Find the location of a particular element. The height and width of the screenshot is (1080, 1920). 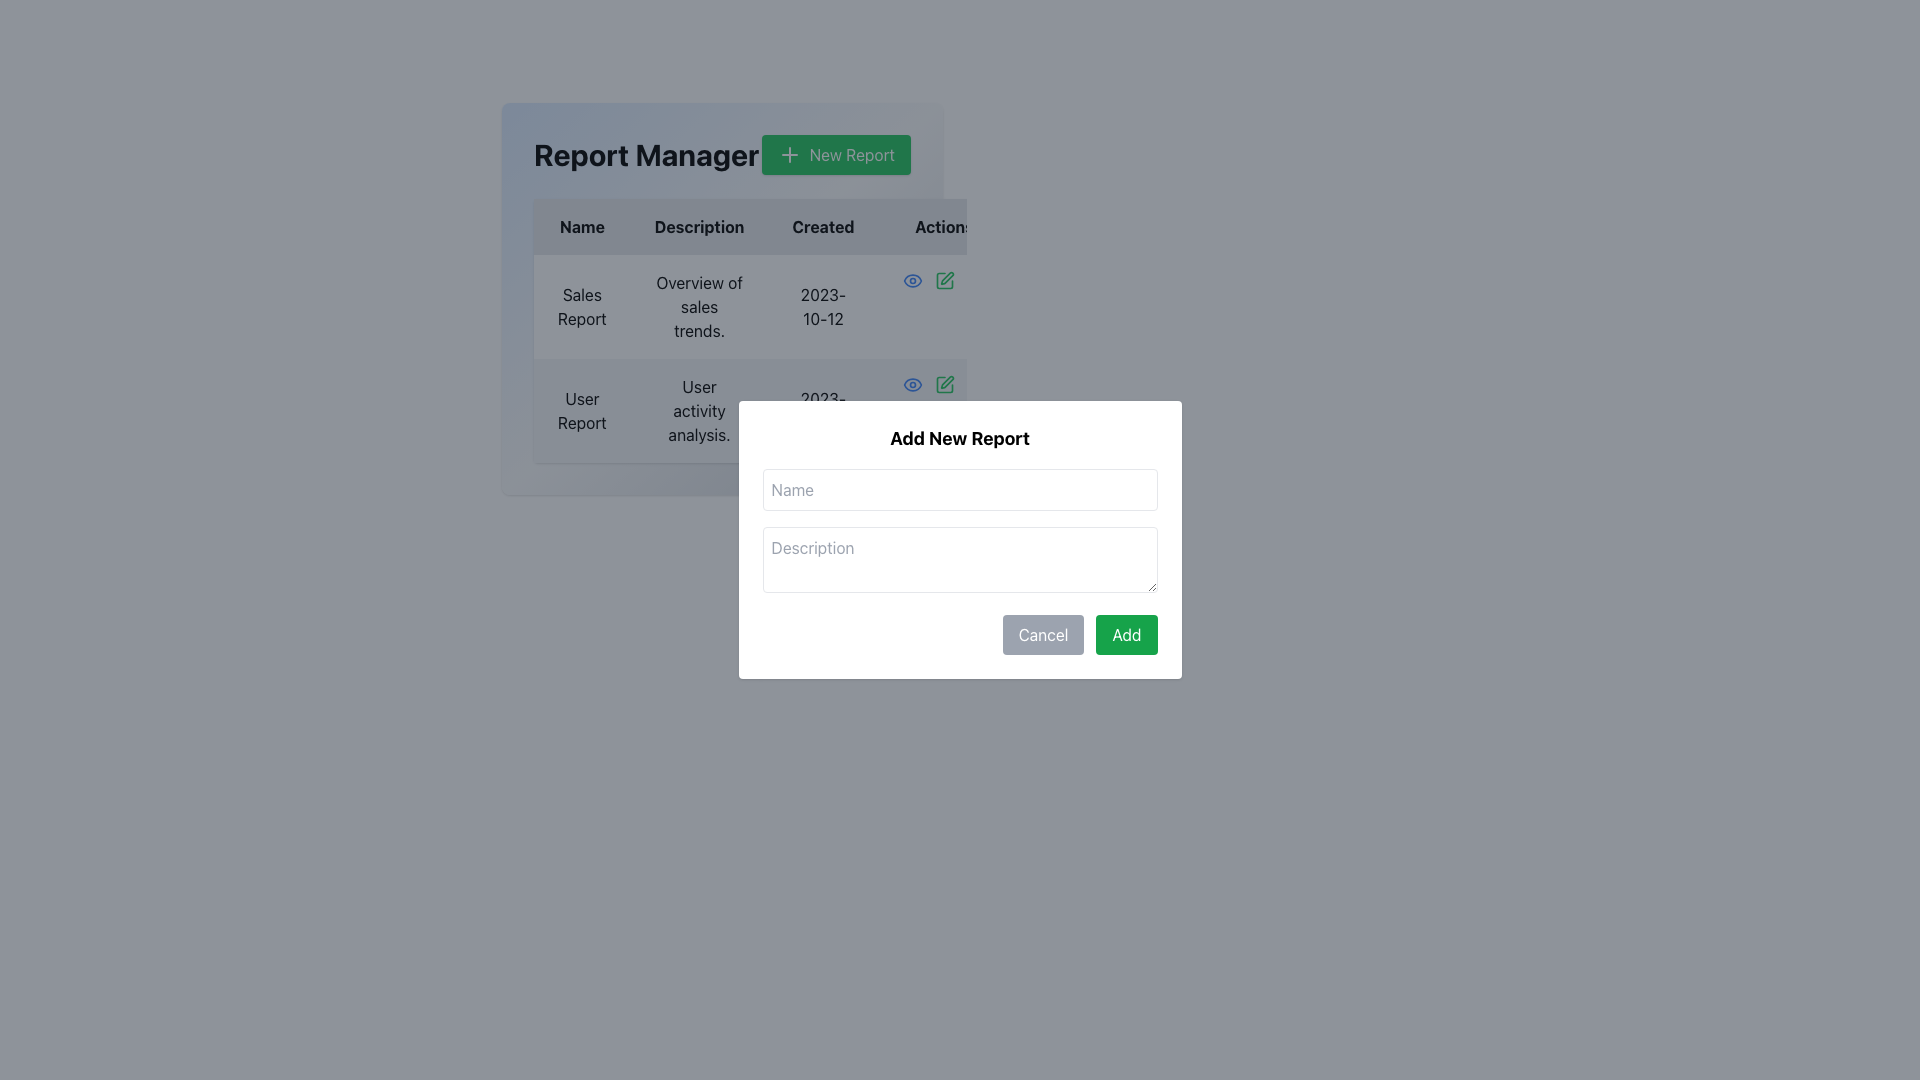

the green button labeled 'New Report' in the header section of the 'Report Manager' interface is located at coordinates (836, 153).